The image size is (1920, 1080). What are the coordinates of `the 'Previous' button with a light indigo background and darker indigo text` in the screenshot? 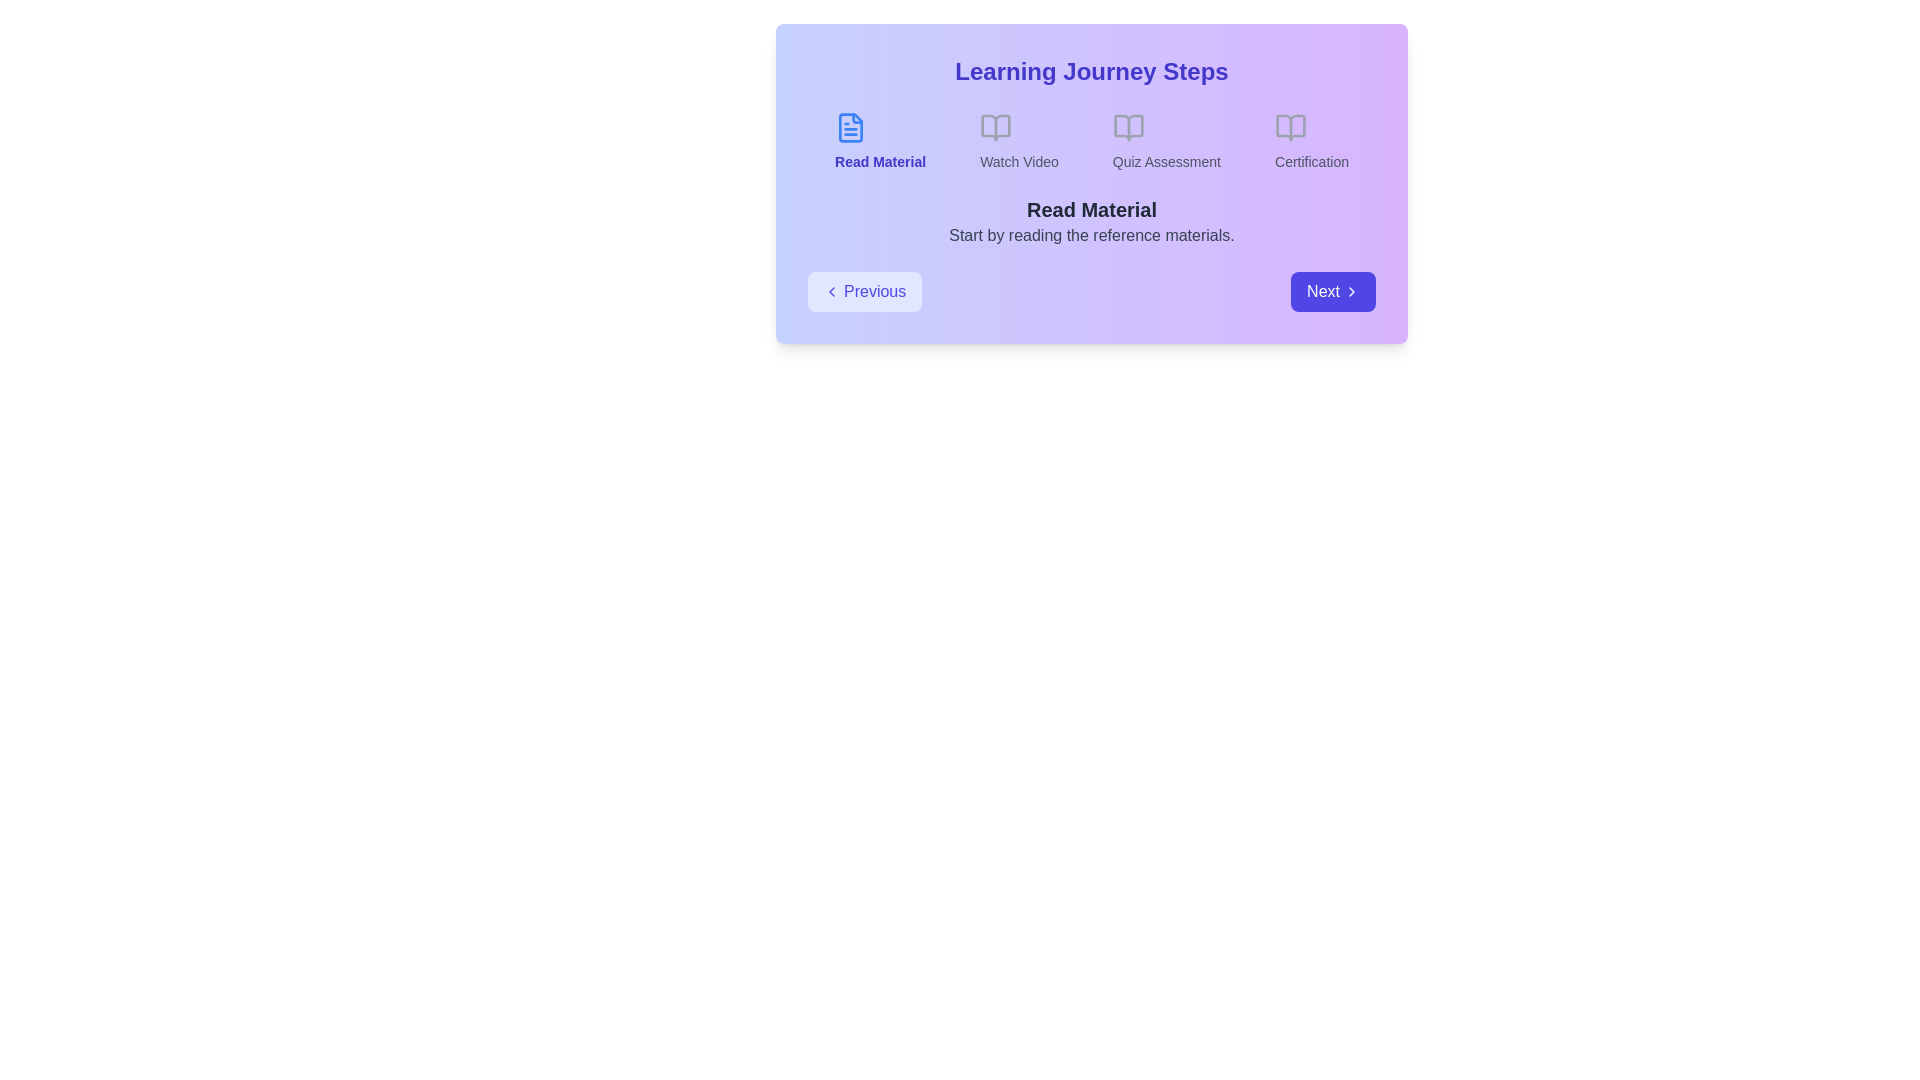 It's located at (865, 292).